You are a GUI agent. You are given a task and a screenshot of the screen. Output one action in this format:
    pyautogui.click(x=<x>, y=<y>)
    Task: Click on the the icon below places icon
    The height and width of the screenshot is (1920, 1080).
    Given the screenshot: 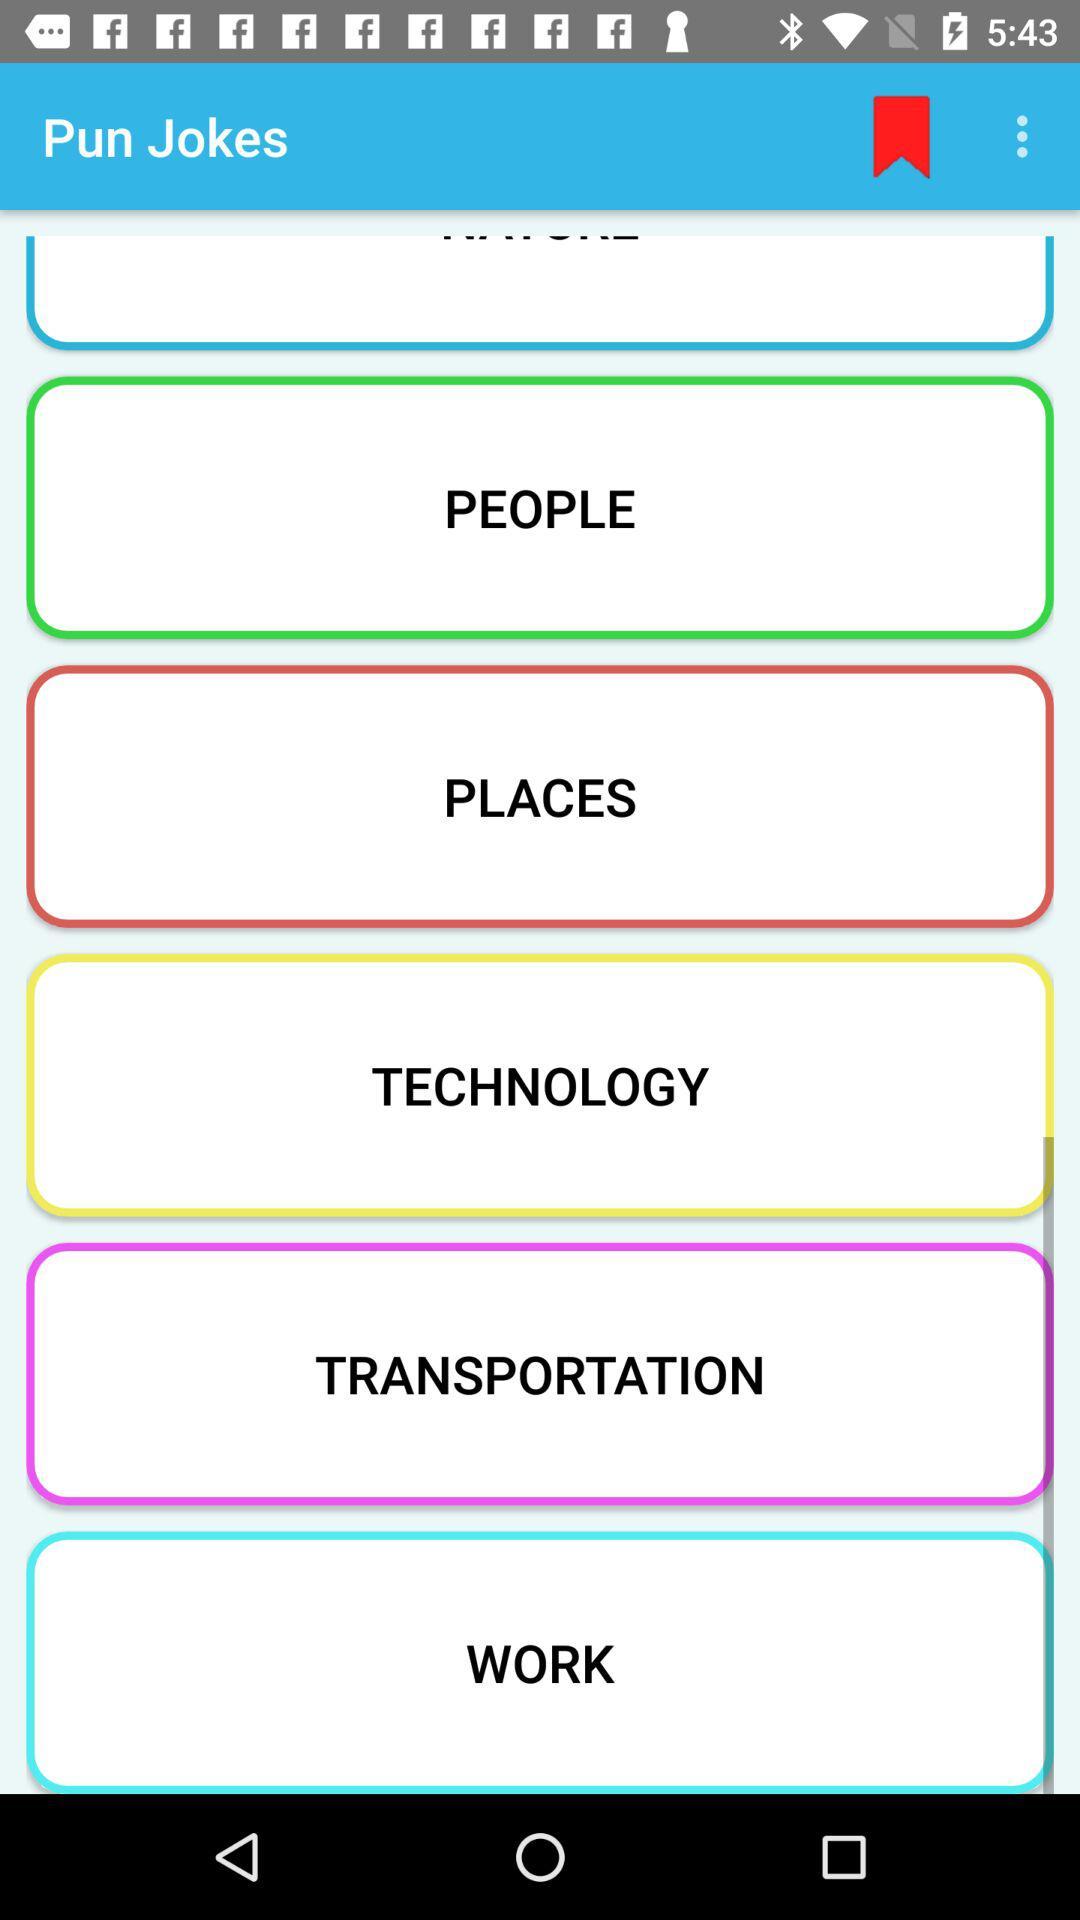 What is the action you would take?
    pyautogui.click(x=540, y=1084)
    